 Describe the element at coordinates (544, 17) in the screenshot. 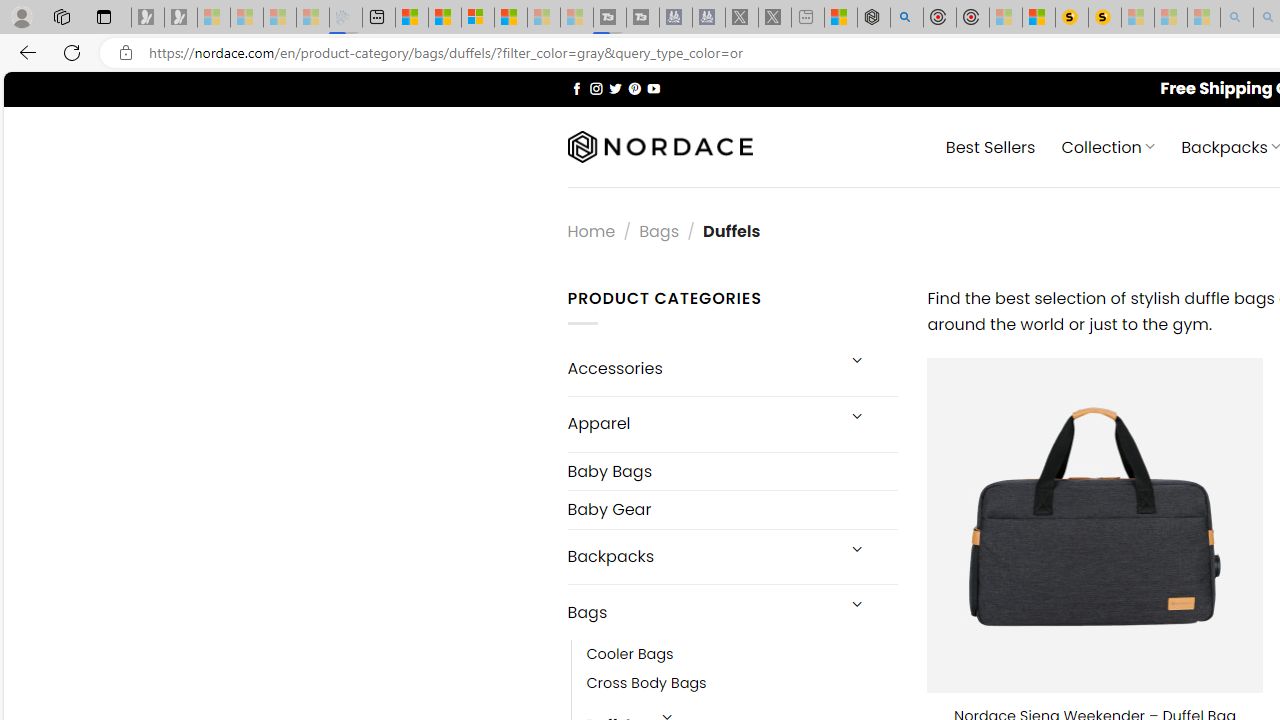

I see `'Microsoft Start - Sleeping'` at that location.